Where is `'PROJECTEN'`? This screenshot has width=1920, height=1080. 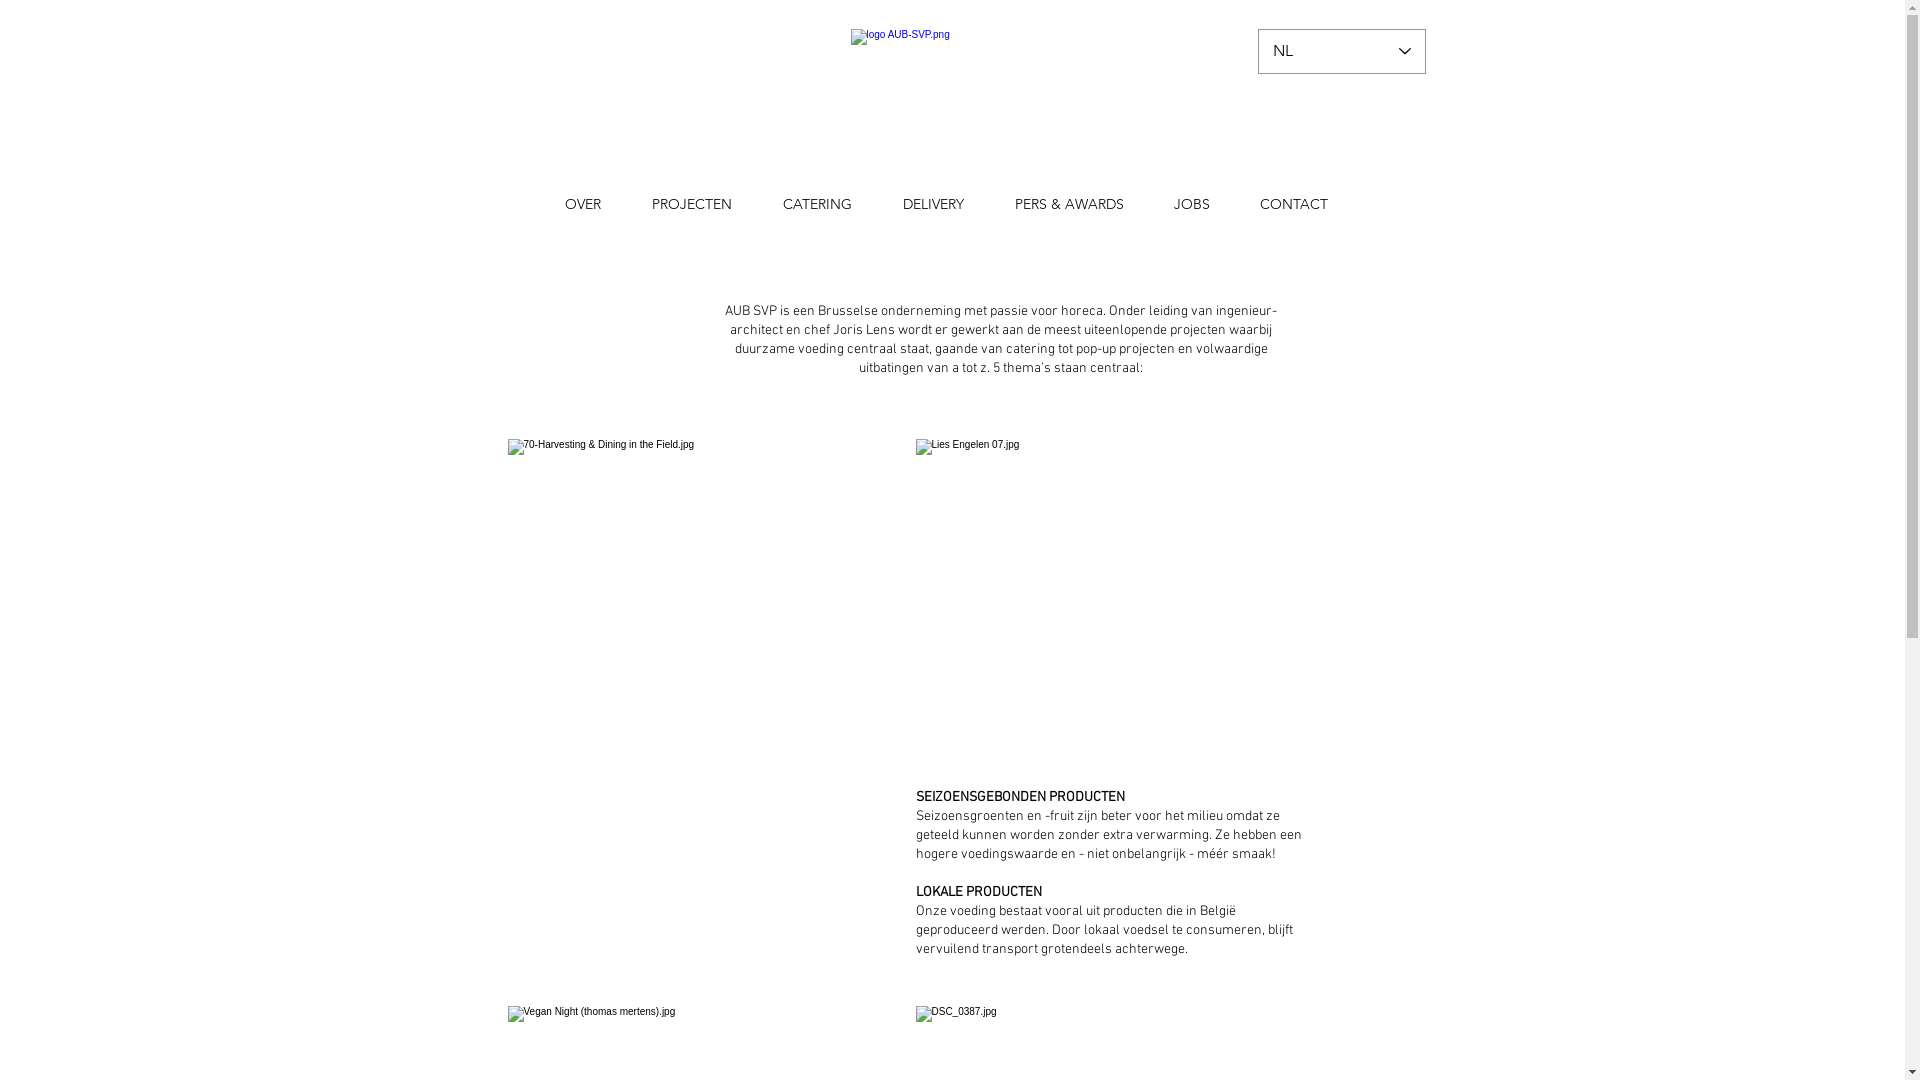
'PROJECTEN' is located at coordinates (691, 204).